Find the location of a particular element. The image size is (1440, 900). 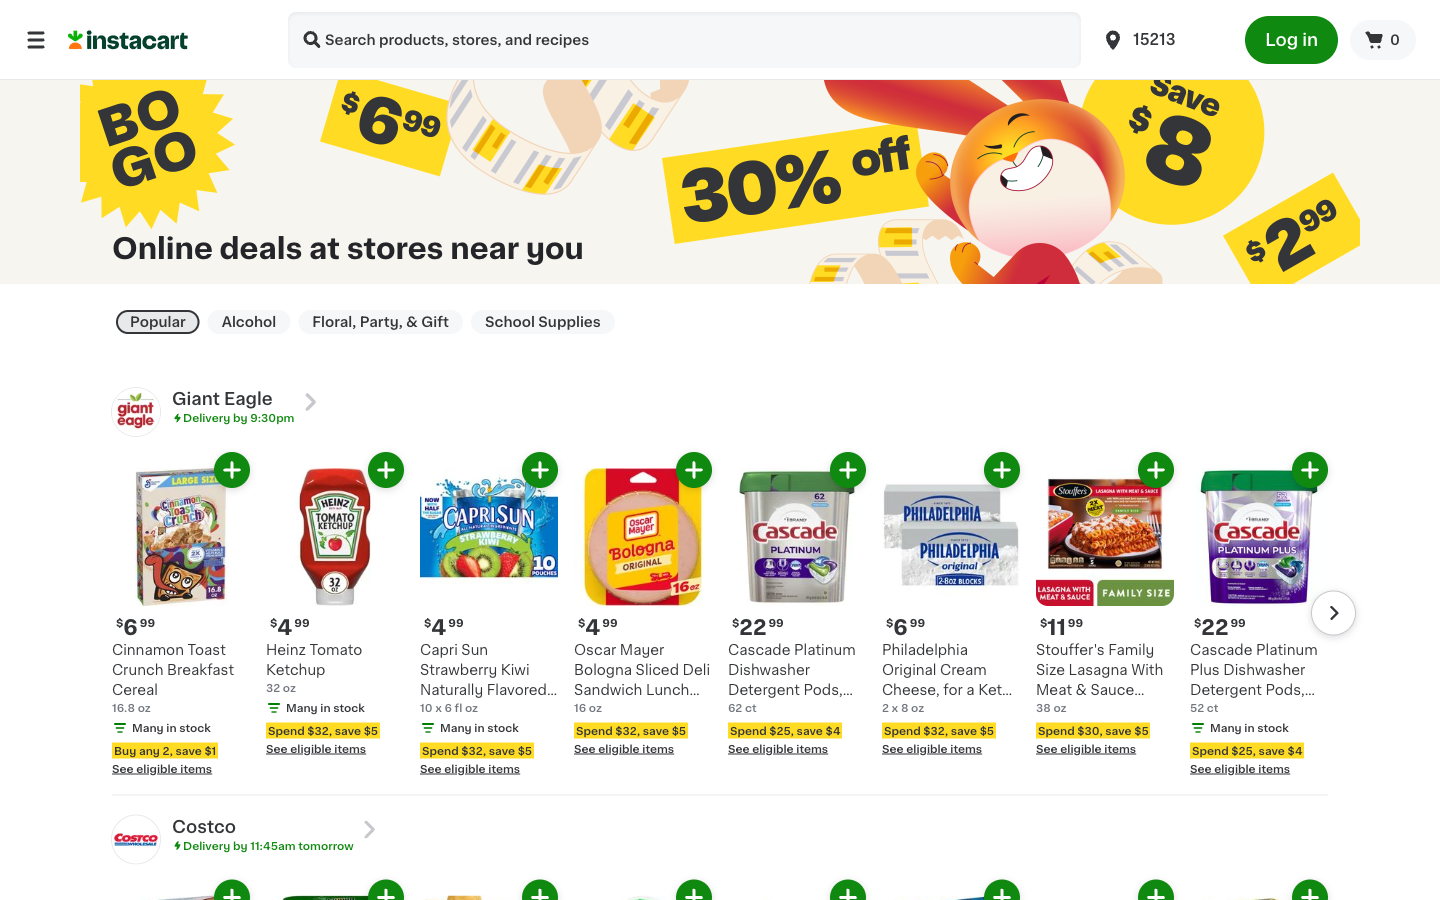

Search for Diet Coke Can on screen is located at coordinates (312, 41).